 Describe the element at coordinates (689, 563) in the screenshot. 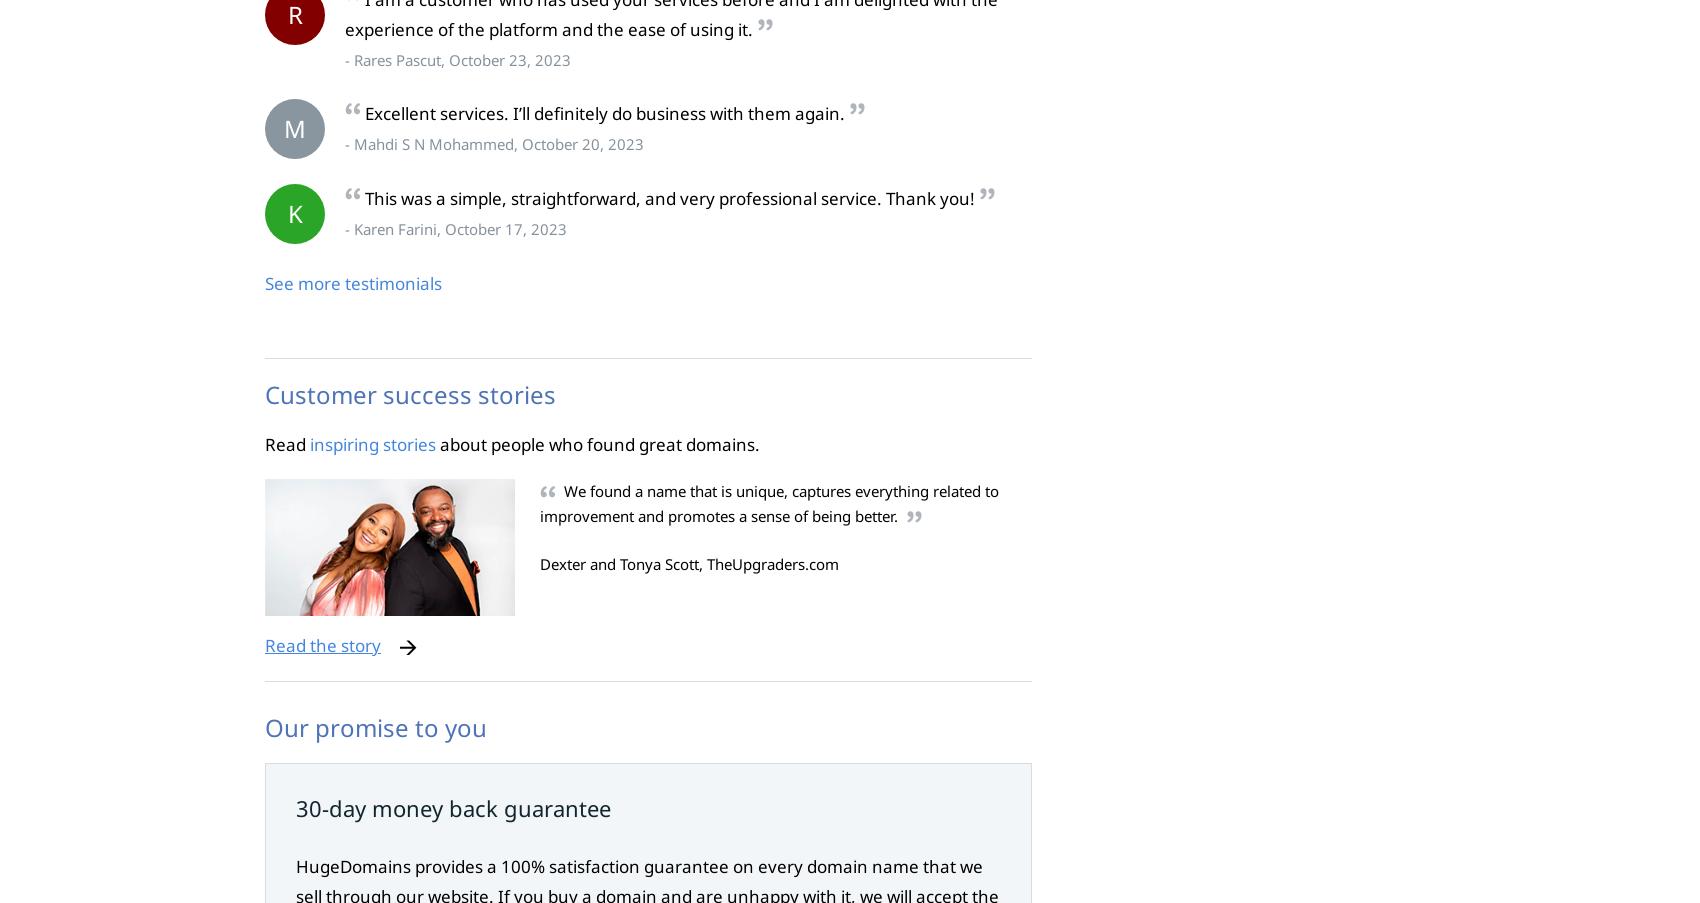

I see `'Dexter and Tonya Scott, TheUpgraders.com'` at that location.